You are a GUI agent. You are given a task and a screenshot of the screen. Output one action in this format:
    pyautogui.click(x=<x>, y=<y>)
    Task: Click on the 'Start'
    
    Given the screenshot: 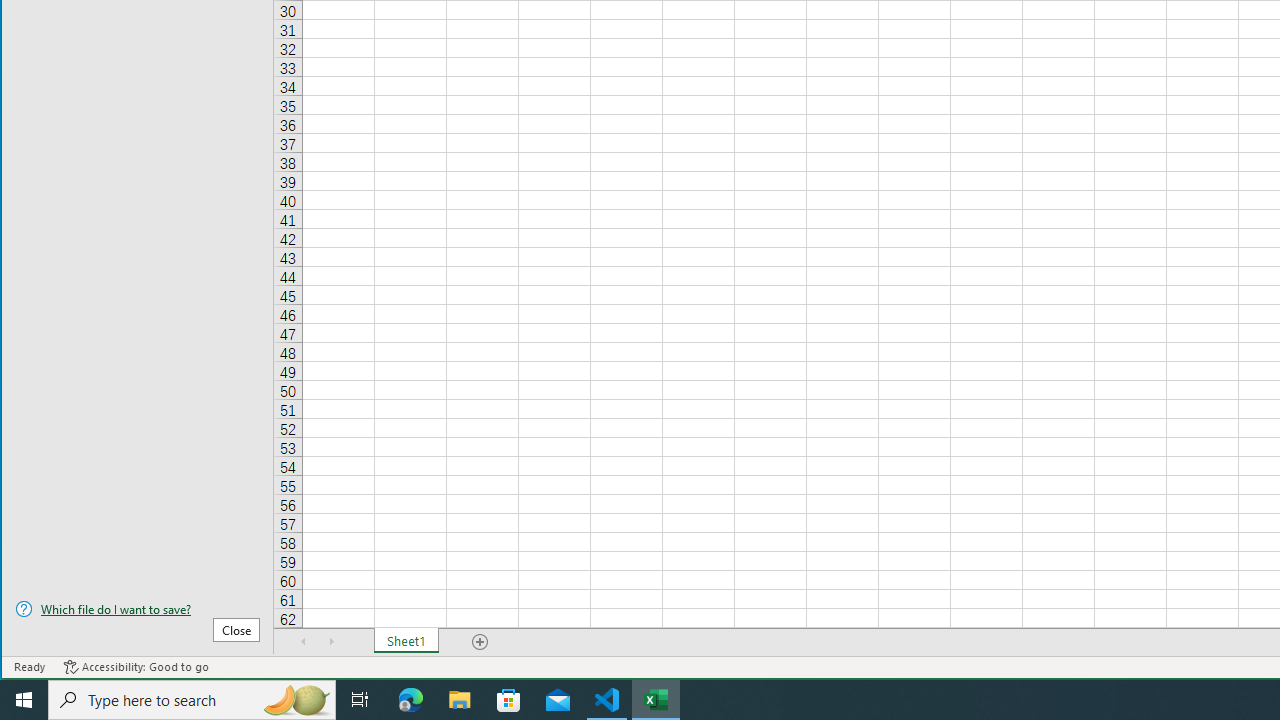 What is the action you would take?
    pyautogui.click(x=24, y=698)
    